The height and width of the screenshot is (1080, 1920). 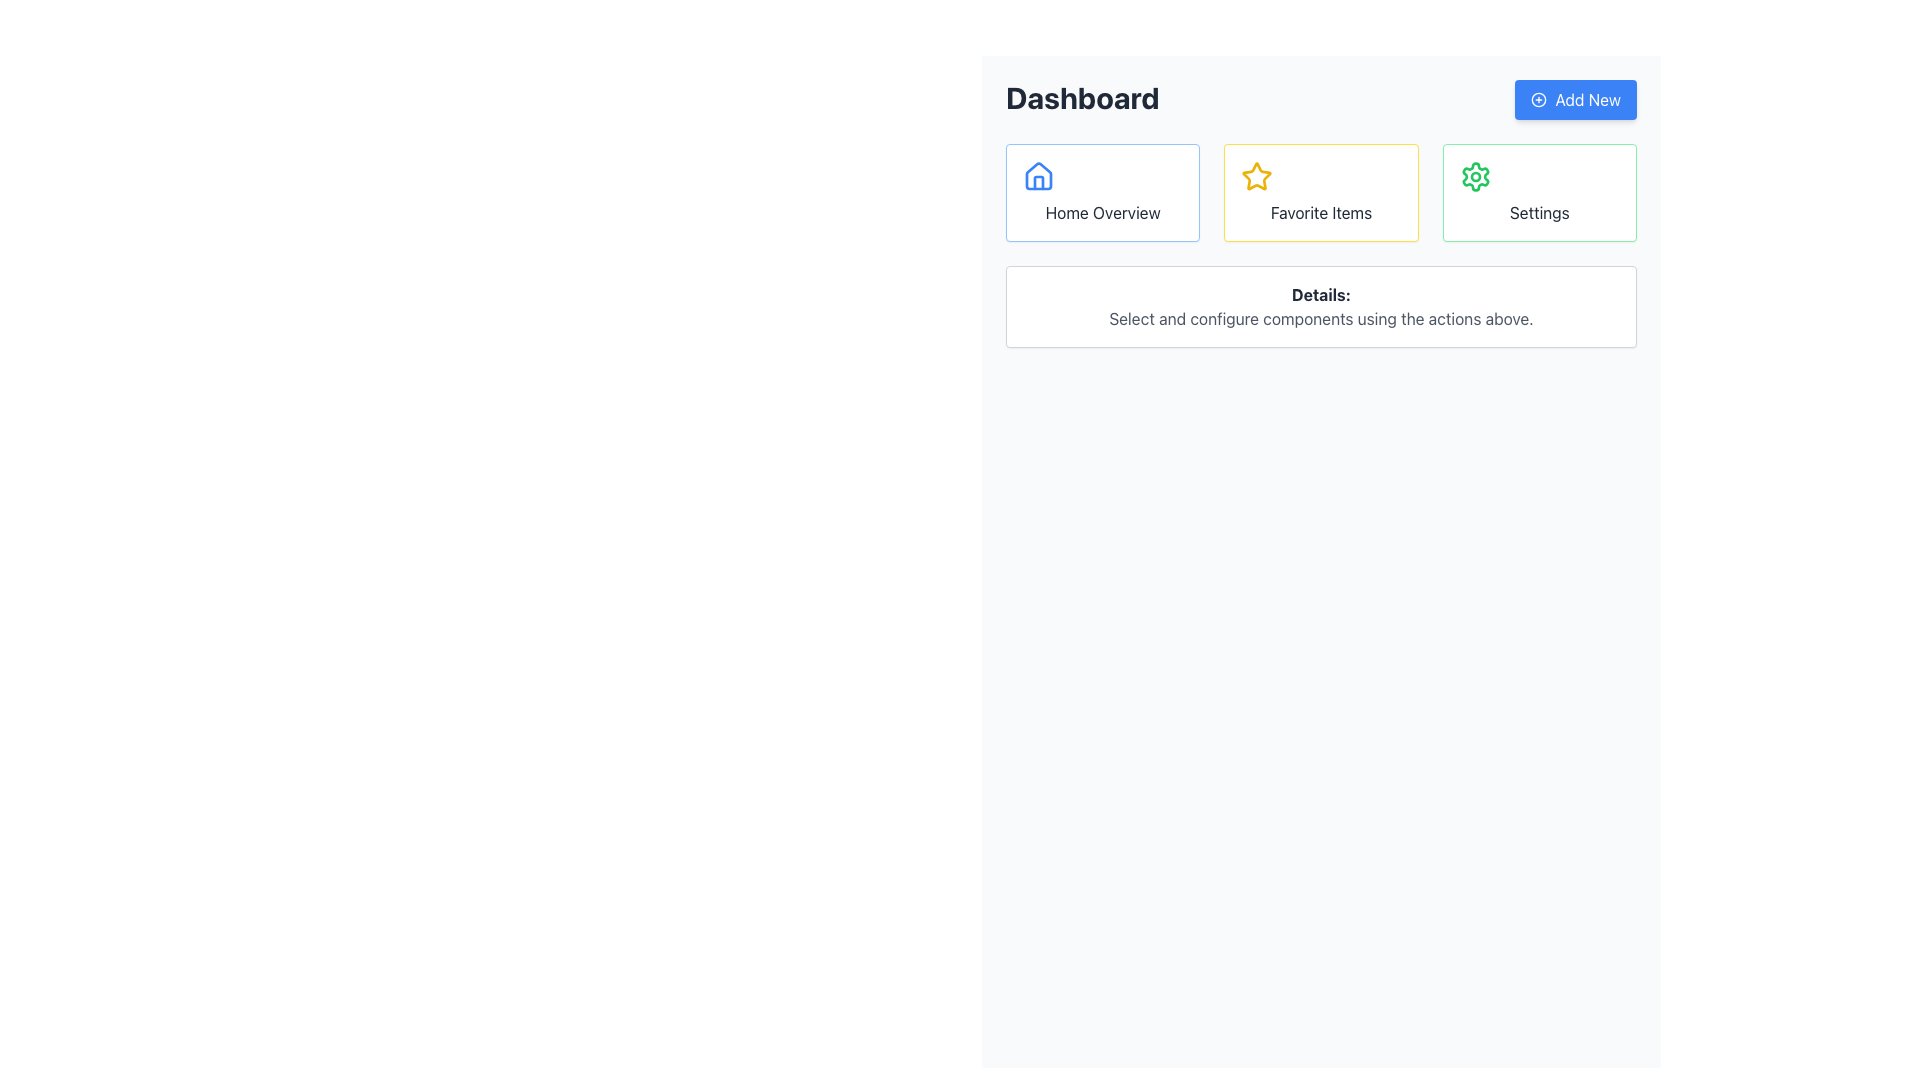 I want to click on the star-shaped yellow icon located in the 'Favorite Items' section of the dashboard interface, so click(x=1256, y=175).